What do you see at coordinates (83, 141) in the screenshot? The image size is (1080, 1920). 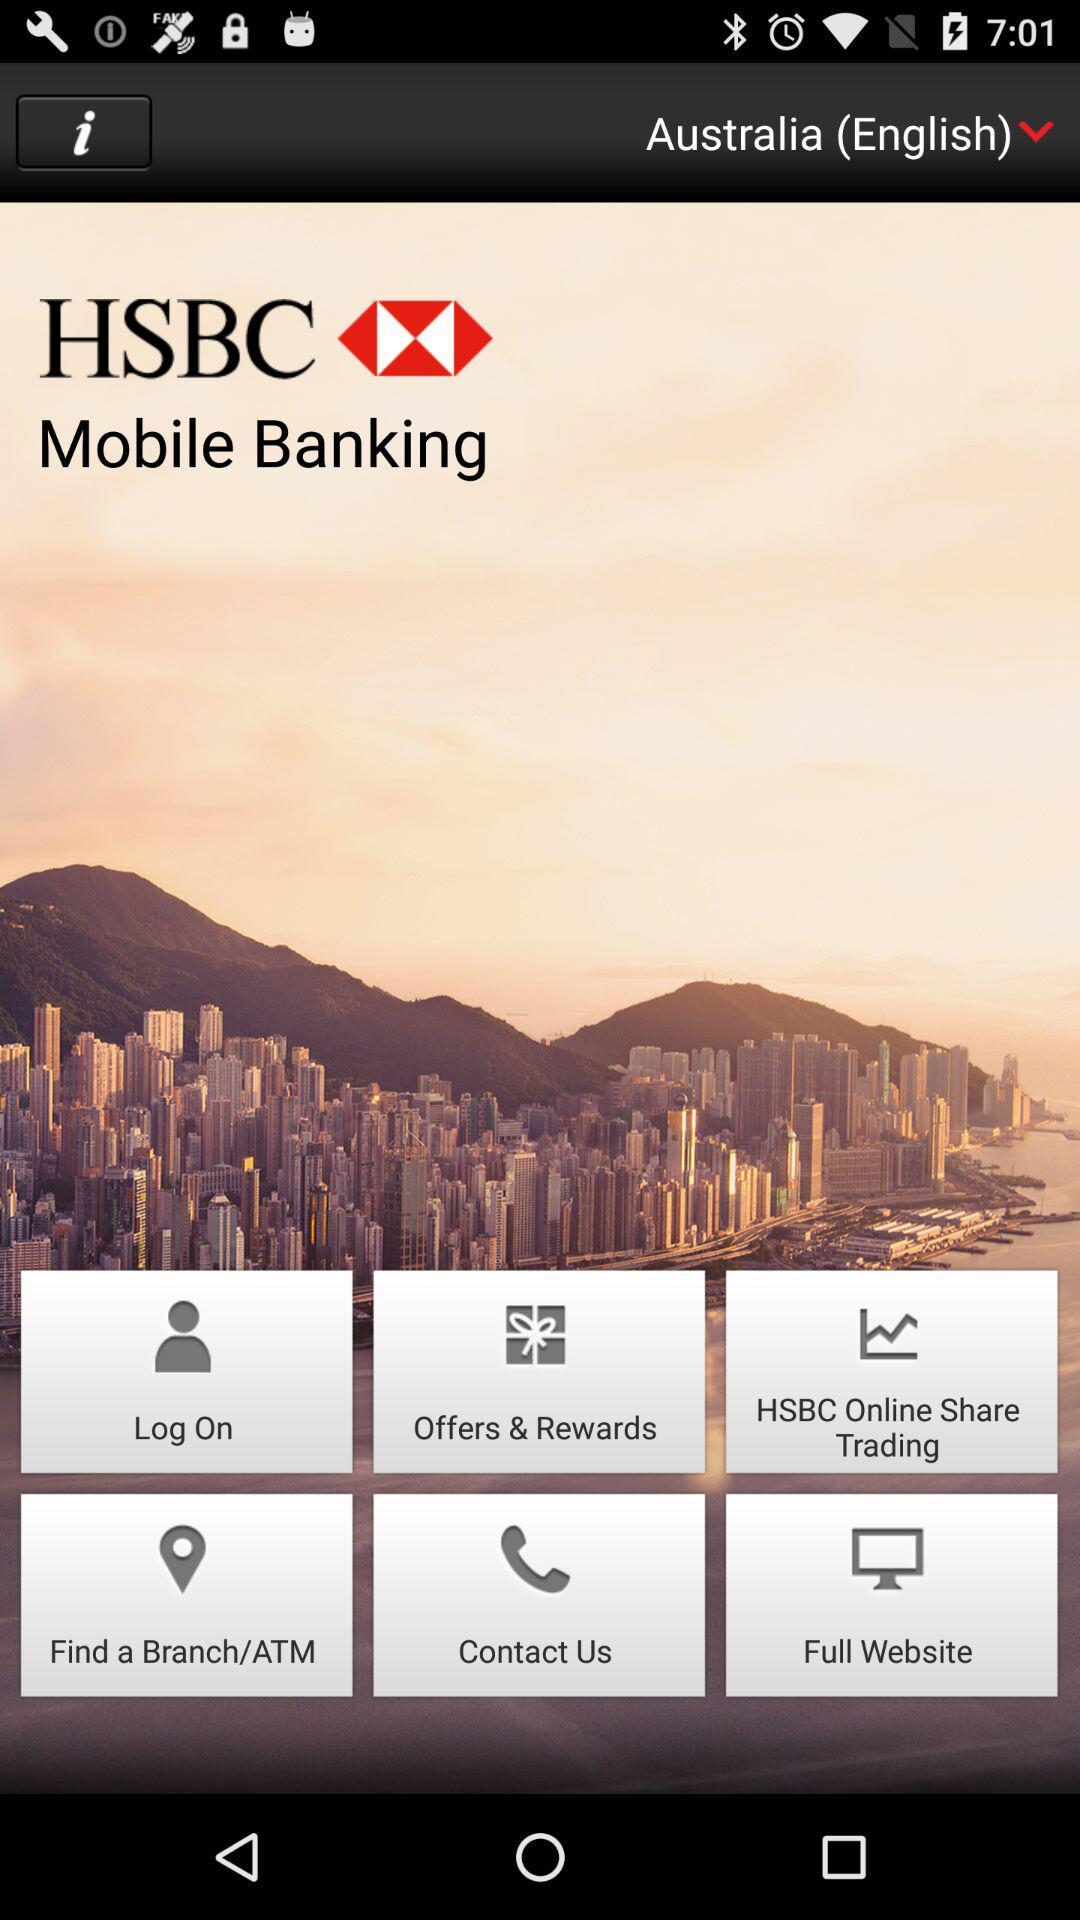 I see `the info icon` at bounding box center [83, 141].